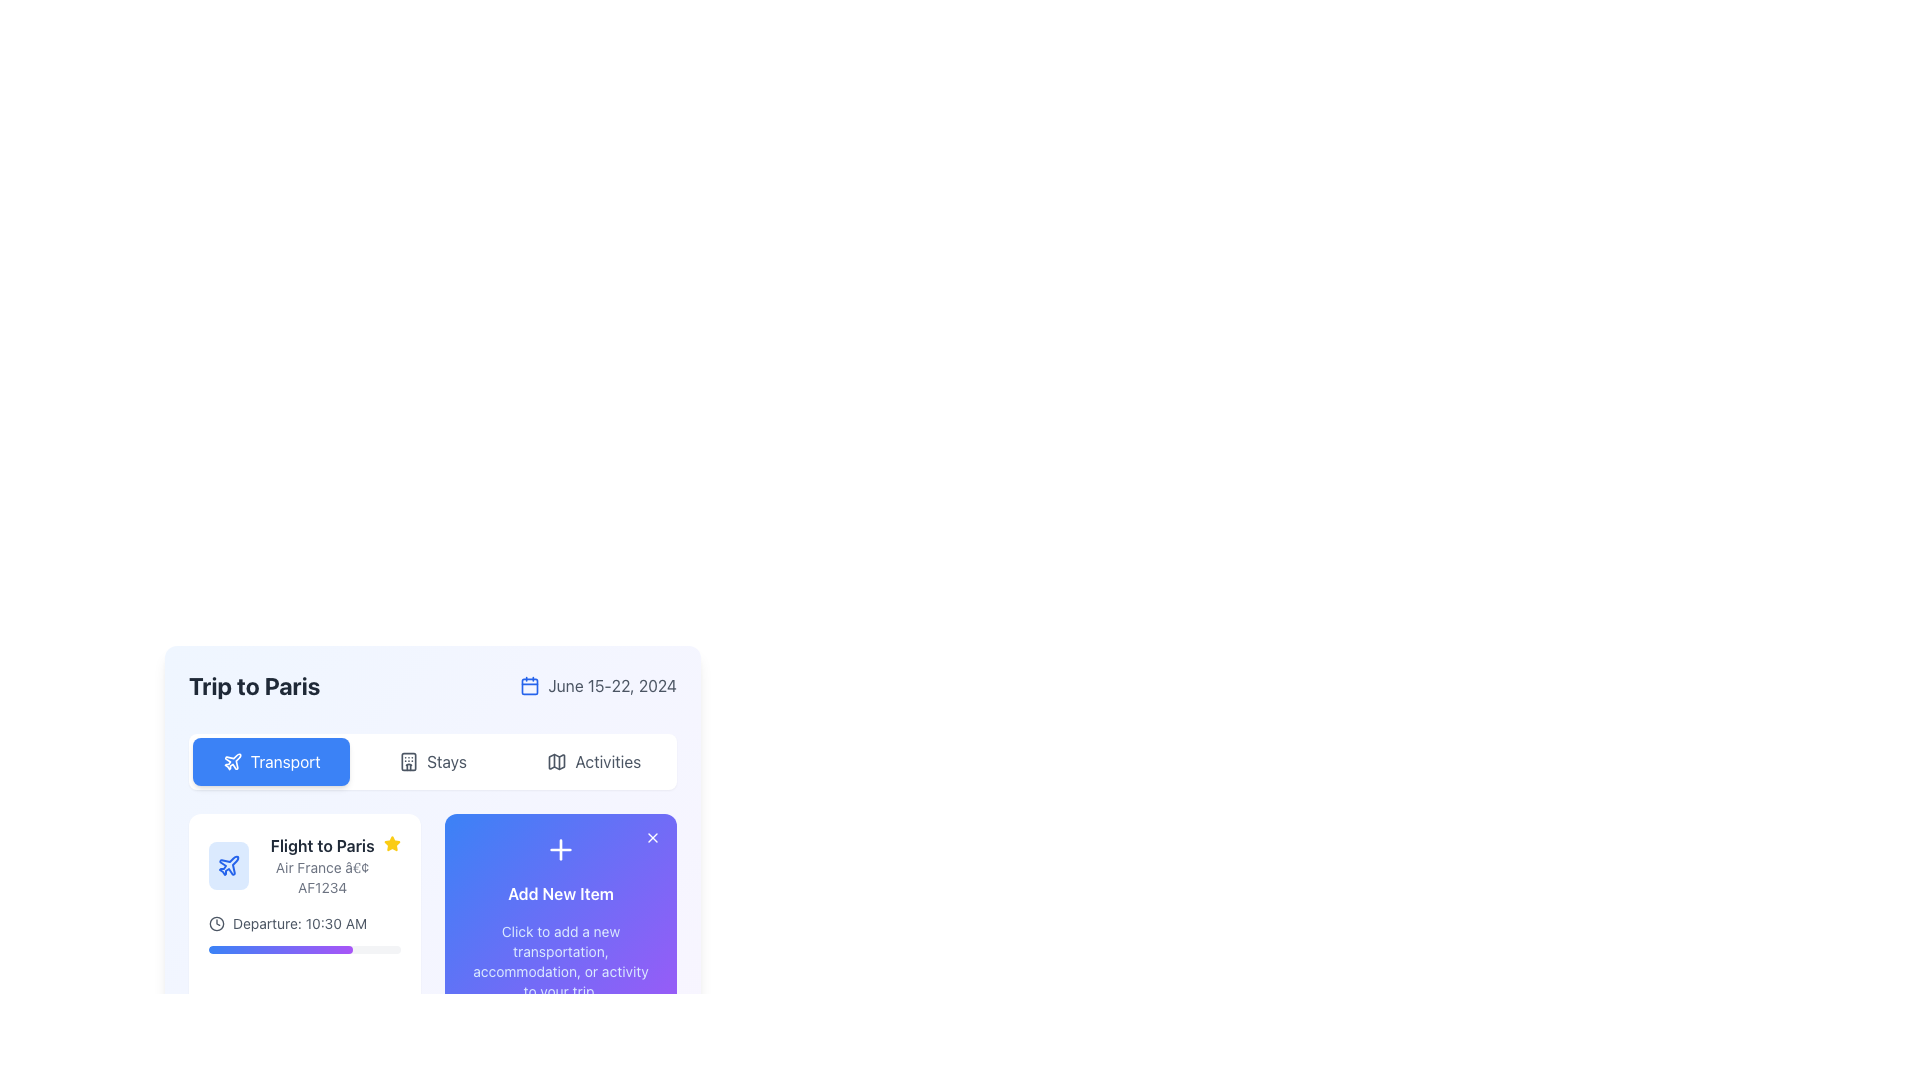 The width and height of the screenshot is (1920, 1080). What do you see at coordinates (304, 945) in the screenshot?
I see `the flight information card component located in the upper-left corner of the grid, which provides details about a specific flight, such as destination, airline, flight number, and departure time` at bounding box center [304, 945].